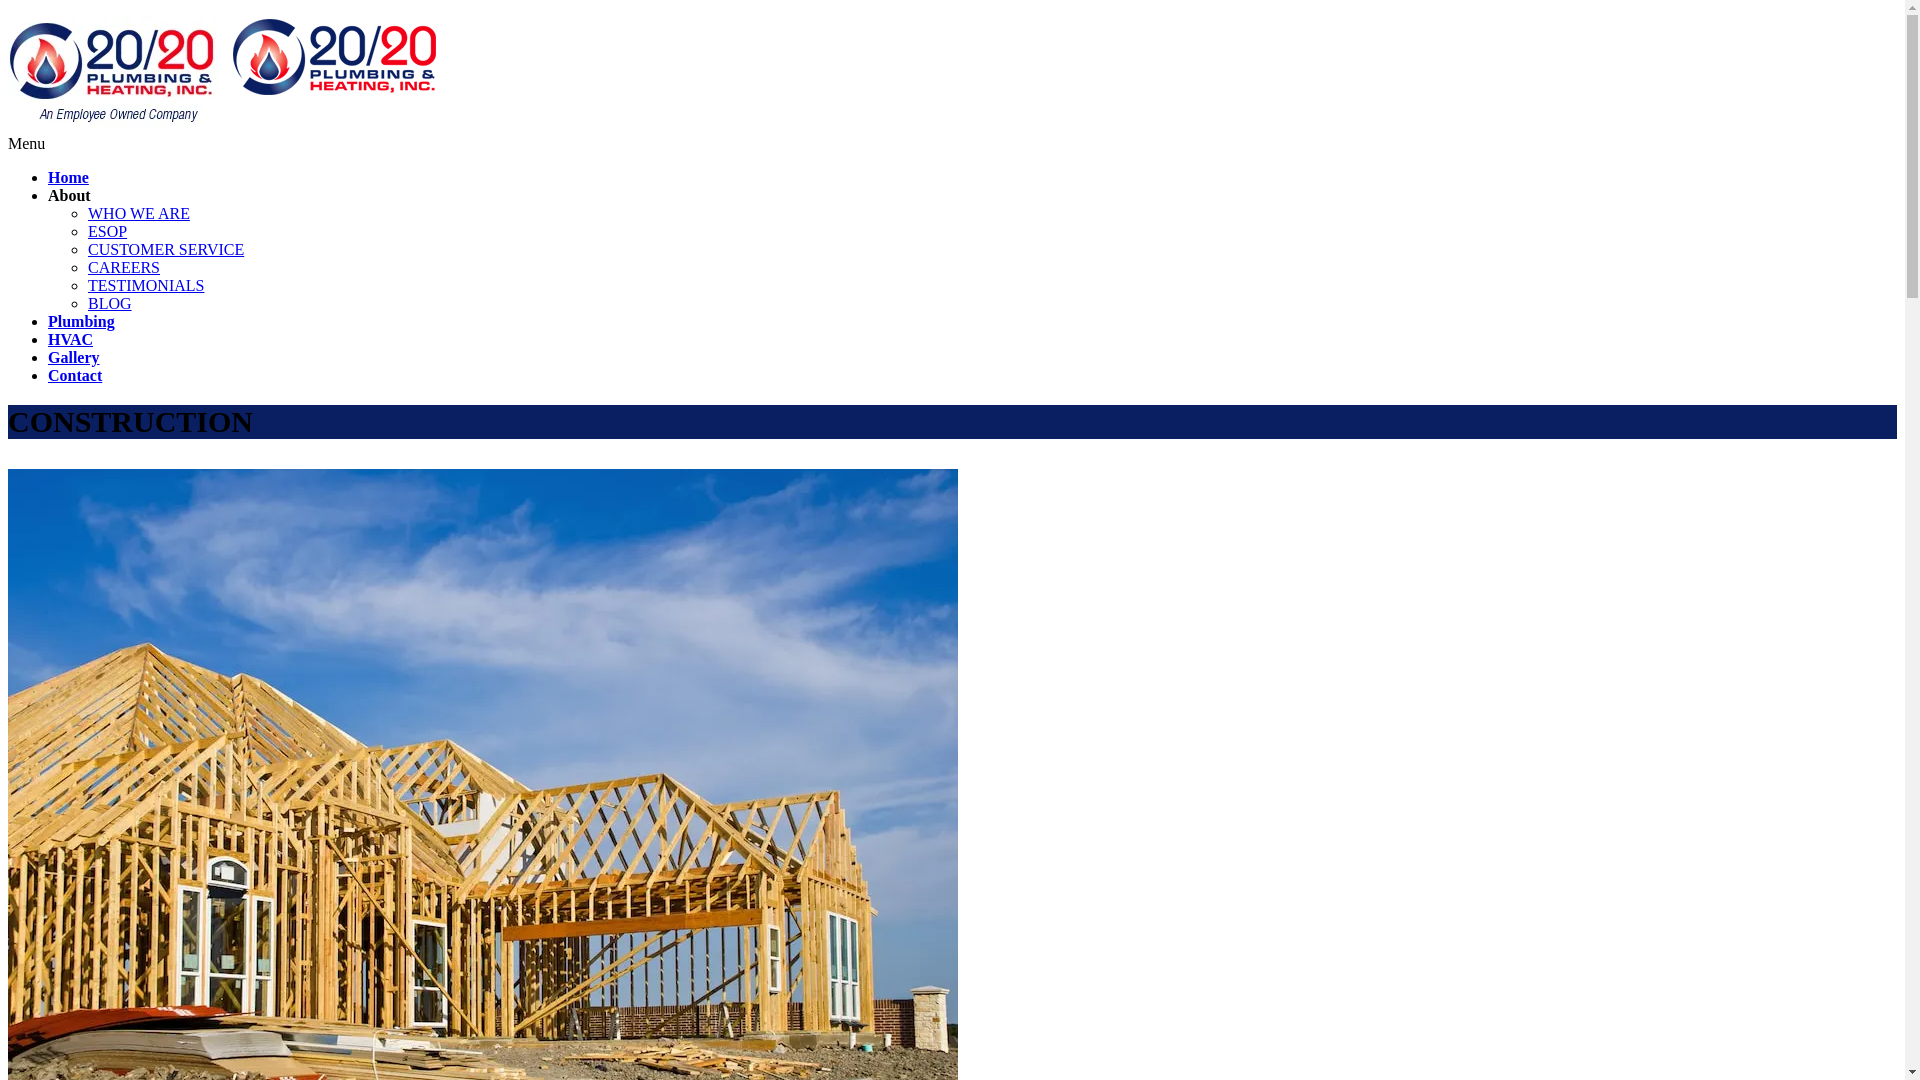 This screenshot has width=1920, height=1080. I want to click on 'ESOP', so click(106, 230).